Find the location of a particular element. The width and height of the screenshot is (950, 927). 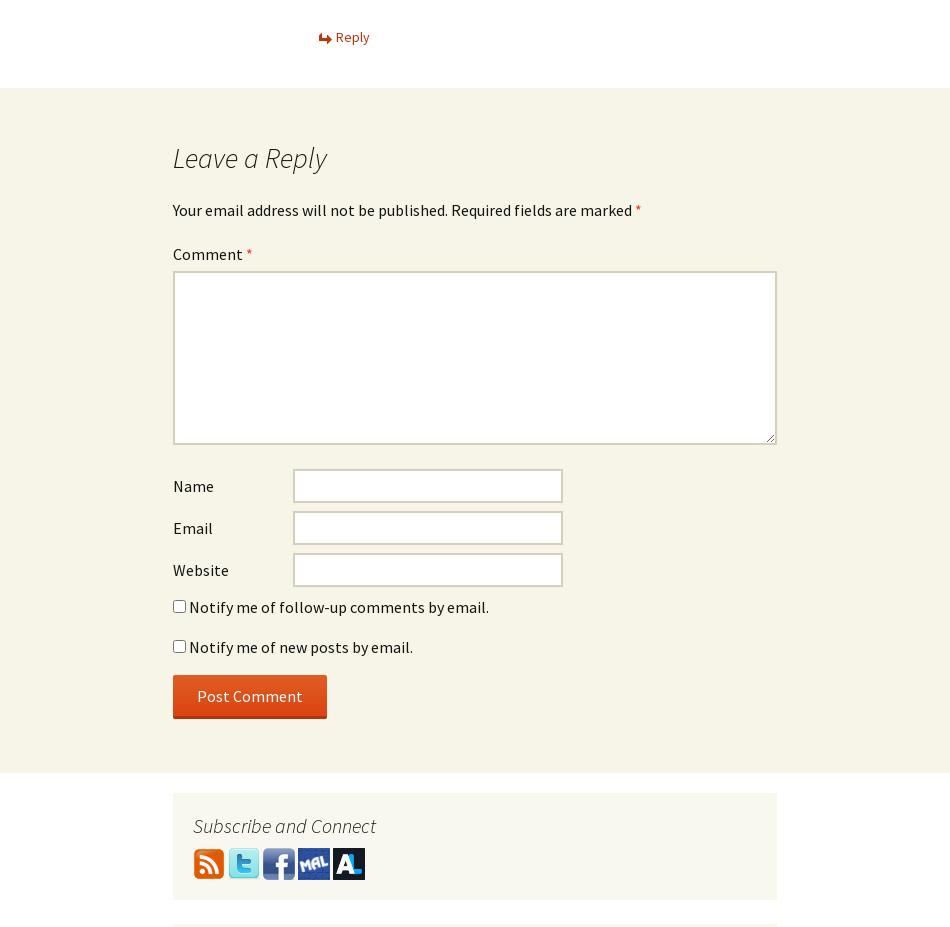

'Leave a Reply' is located at coordinates (249, 157).